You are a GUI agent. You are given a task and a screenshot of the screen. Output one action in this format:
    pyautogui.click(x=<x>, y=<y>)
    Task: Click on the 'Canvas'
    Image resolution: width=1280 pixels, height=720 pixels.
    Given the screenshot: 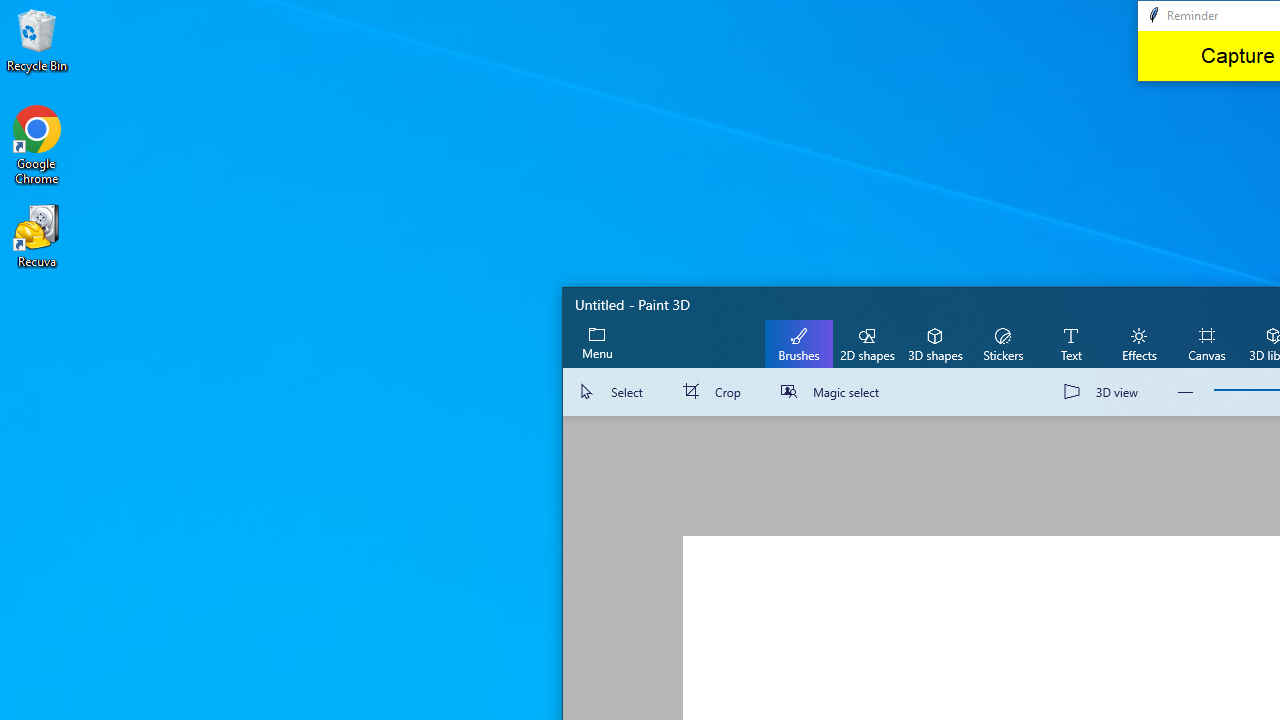 What is the action you would take?
    pyautogui.click(x=1206, y=342)
    